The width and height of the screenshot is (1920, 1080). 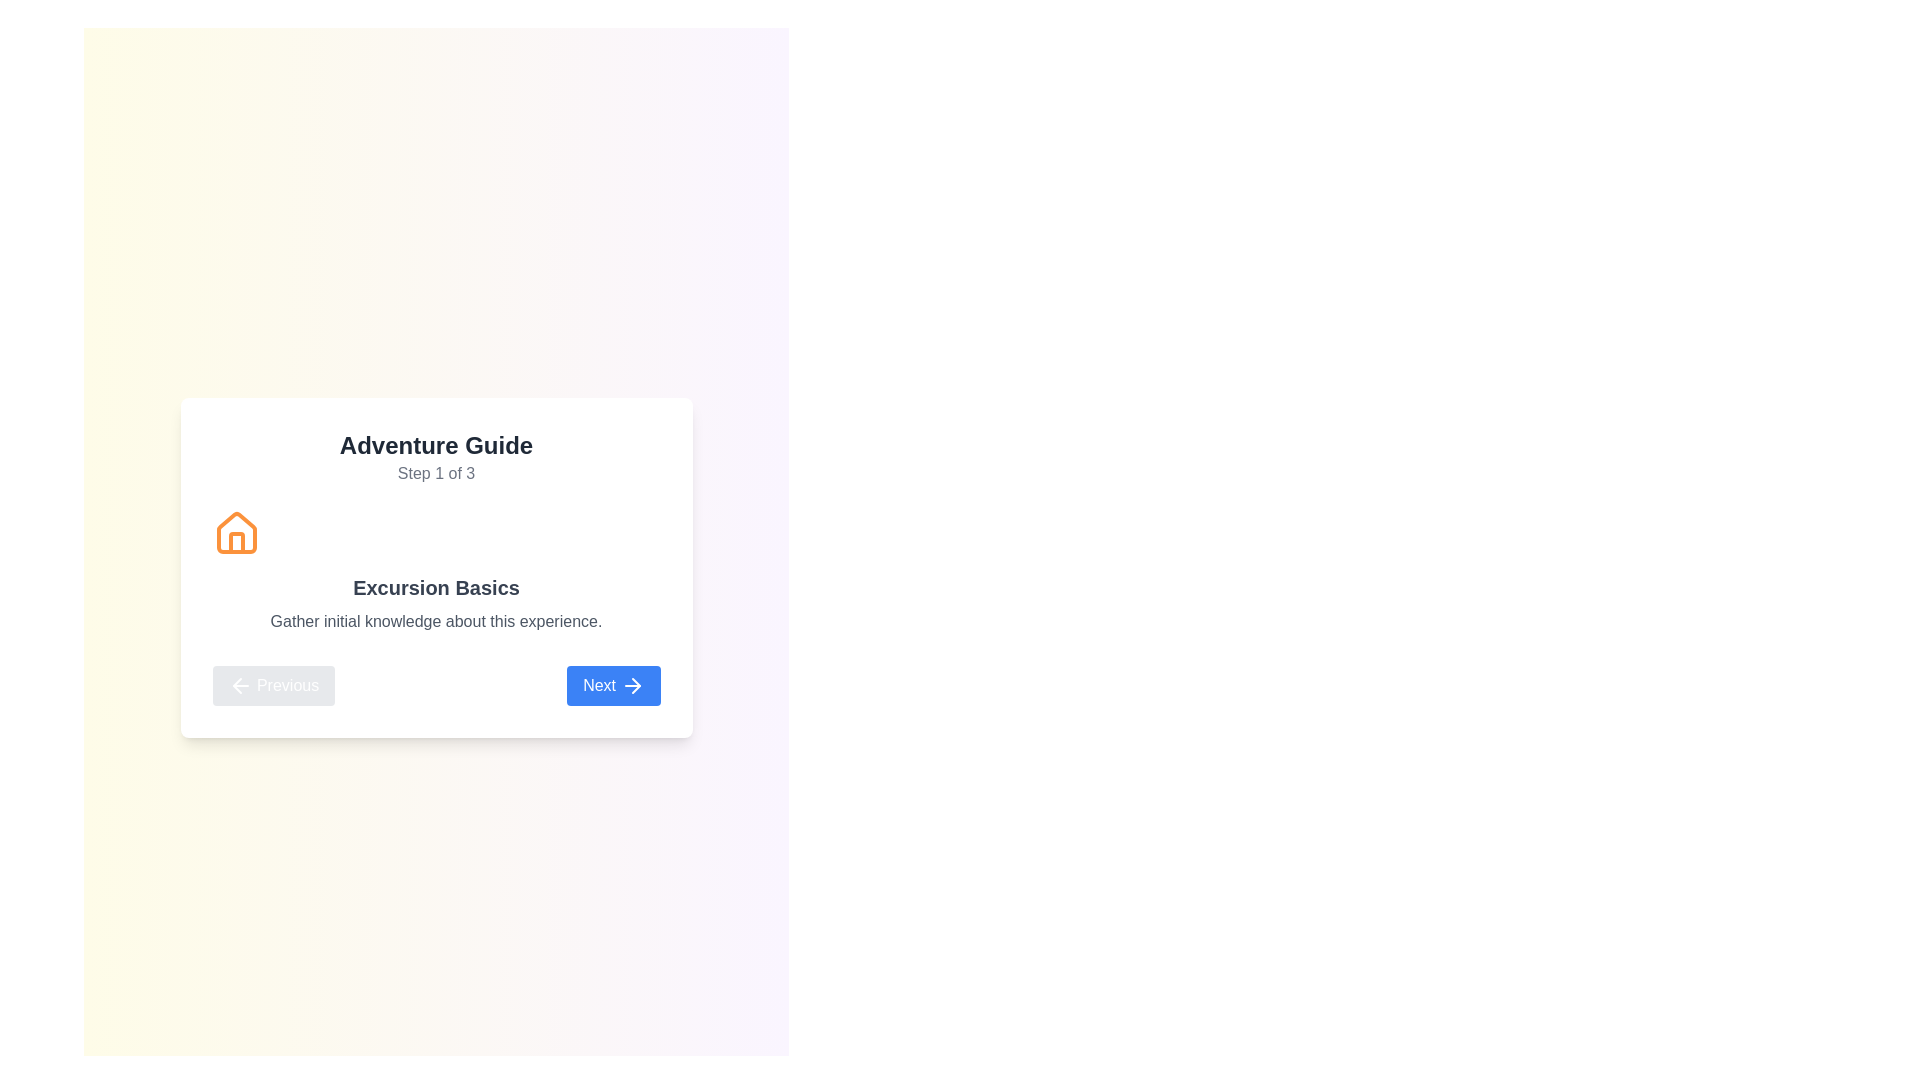 I want to click on the orange house icon located above the 'Excursion Basics' text and to the left of the 'Next' button in the card interface, so click(x=236, y=532).